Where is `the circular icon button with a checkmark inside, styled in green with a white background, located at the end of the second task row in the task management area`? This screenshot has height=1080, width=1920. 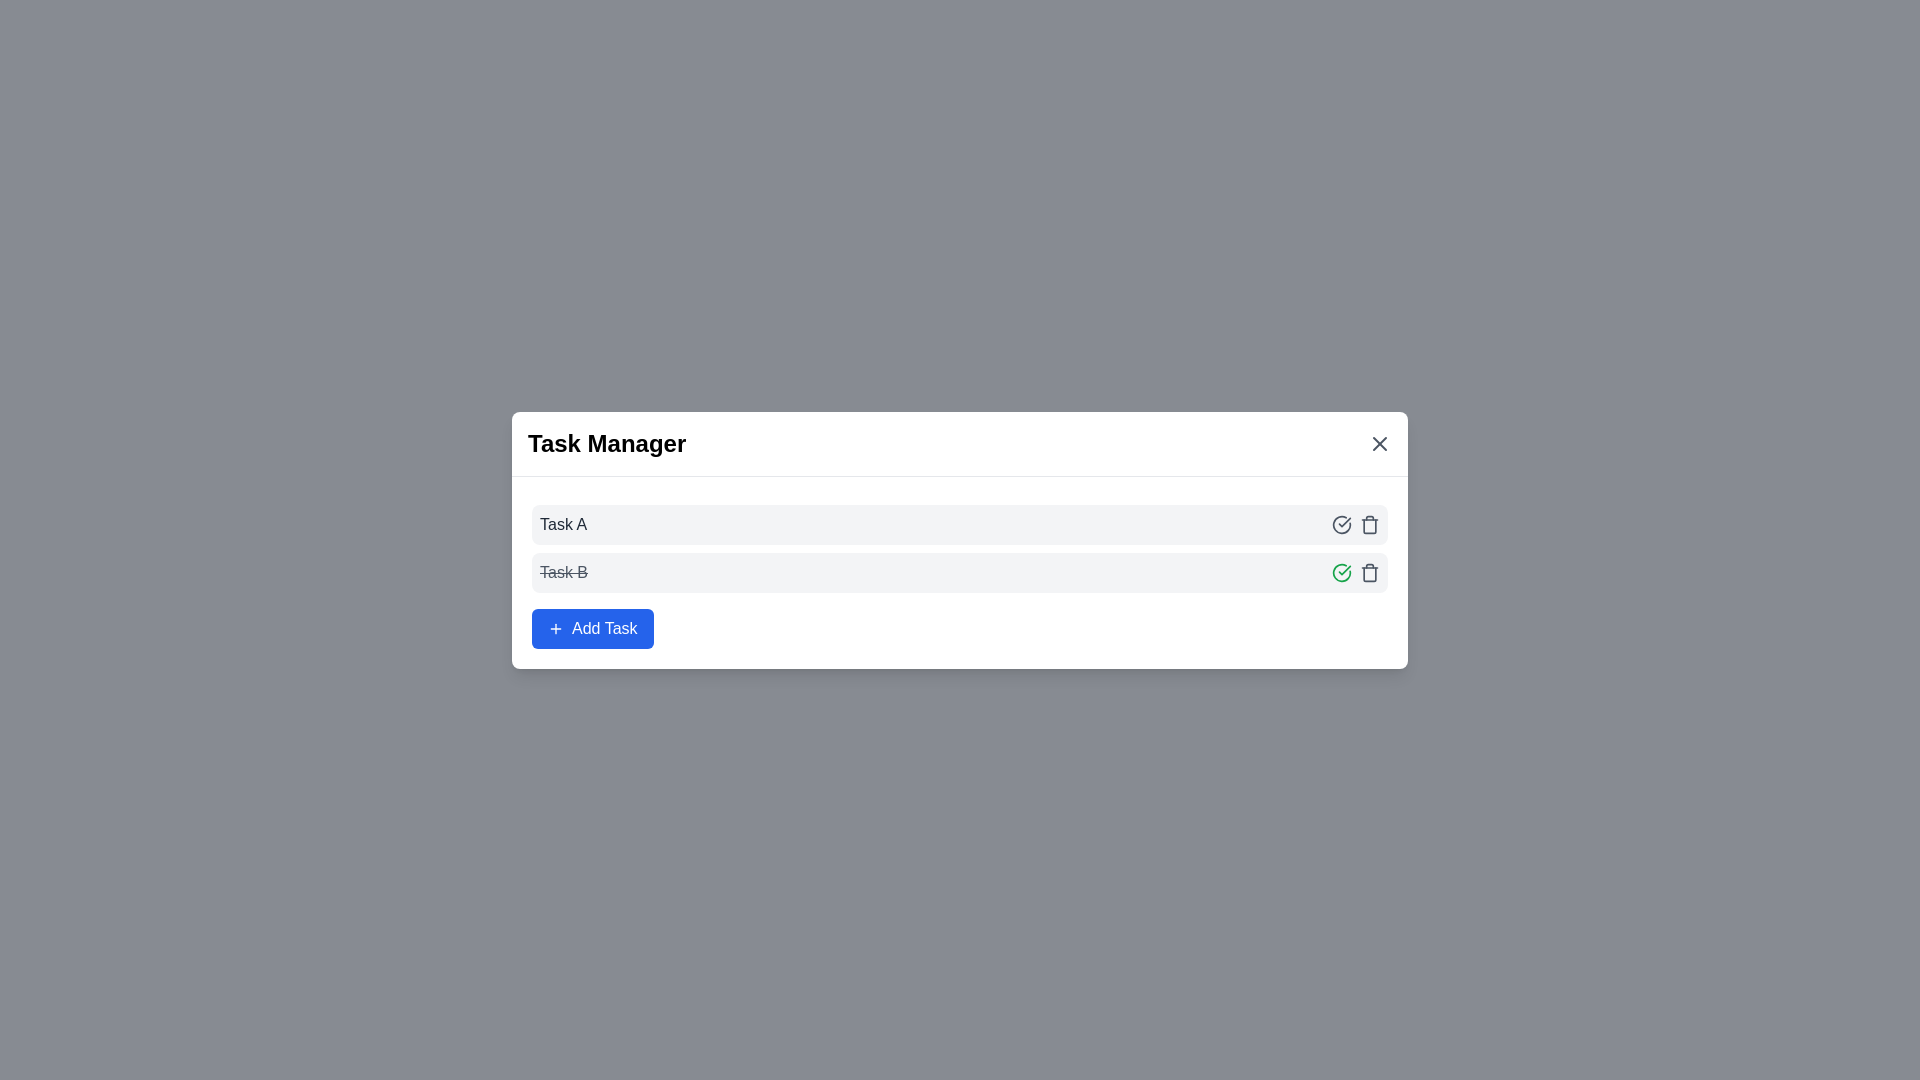
the circular icon button with a checkmark inside, styled in green with a white background, located at the end of the second task row in the task management area is located at coordinates (1342, 572).